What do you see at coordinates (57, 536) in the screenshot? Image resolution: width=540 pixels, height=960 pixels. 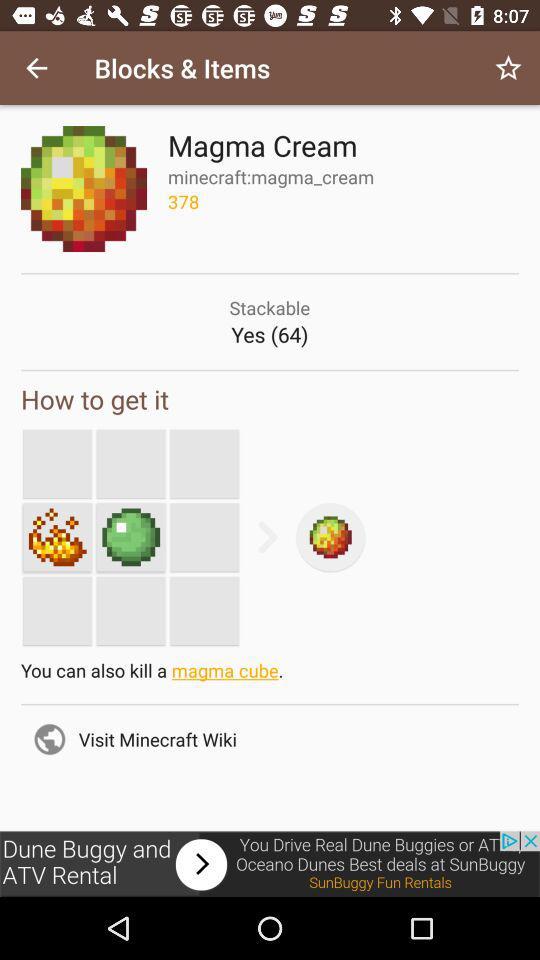 I see `item` at bounding box center [57, 536].